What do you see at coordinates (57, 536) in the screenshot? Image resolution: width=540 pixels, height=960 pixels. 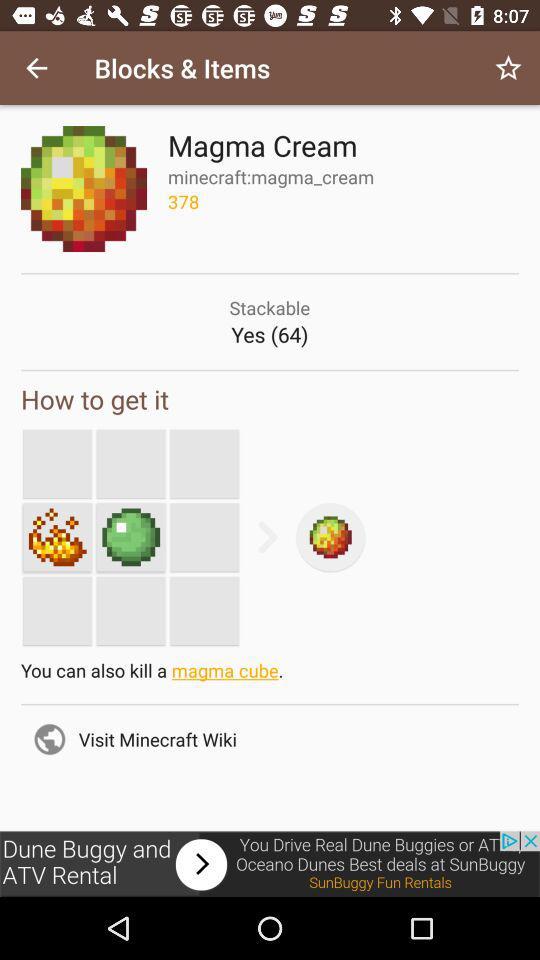 I see `item` at bounding box center [57, 536].